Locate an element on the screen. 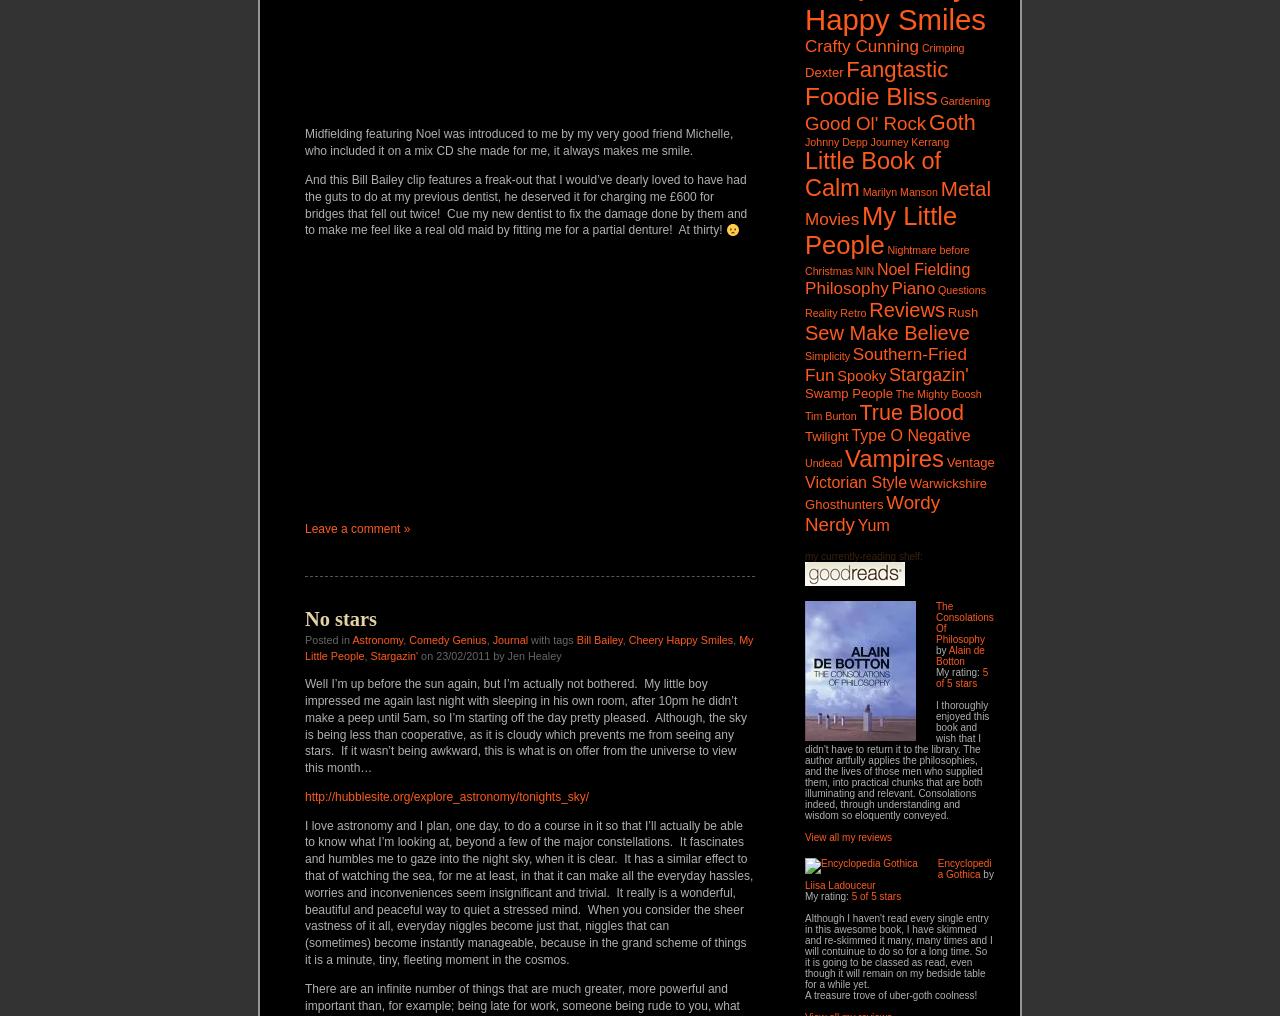 This screenshot has height=1016, width=1280. 'Encyclopedia Gothica' is located at coordinates (935, 867).